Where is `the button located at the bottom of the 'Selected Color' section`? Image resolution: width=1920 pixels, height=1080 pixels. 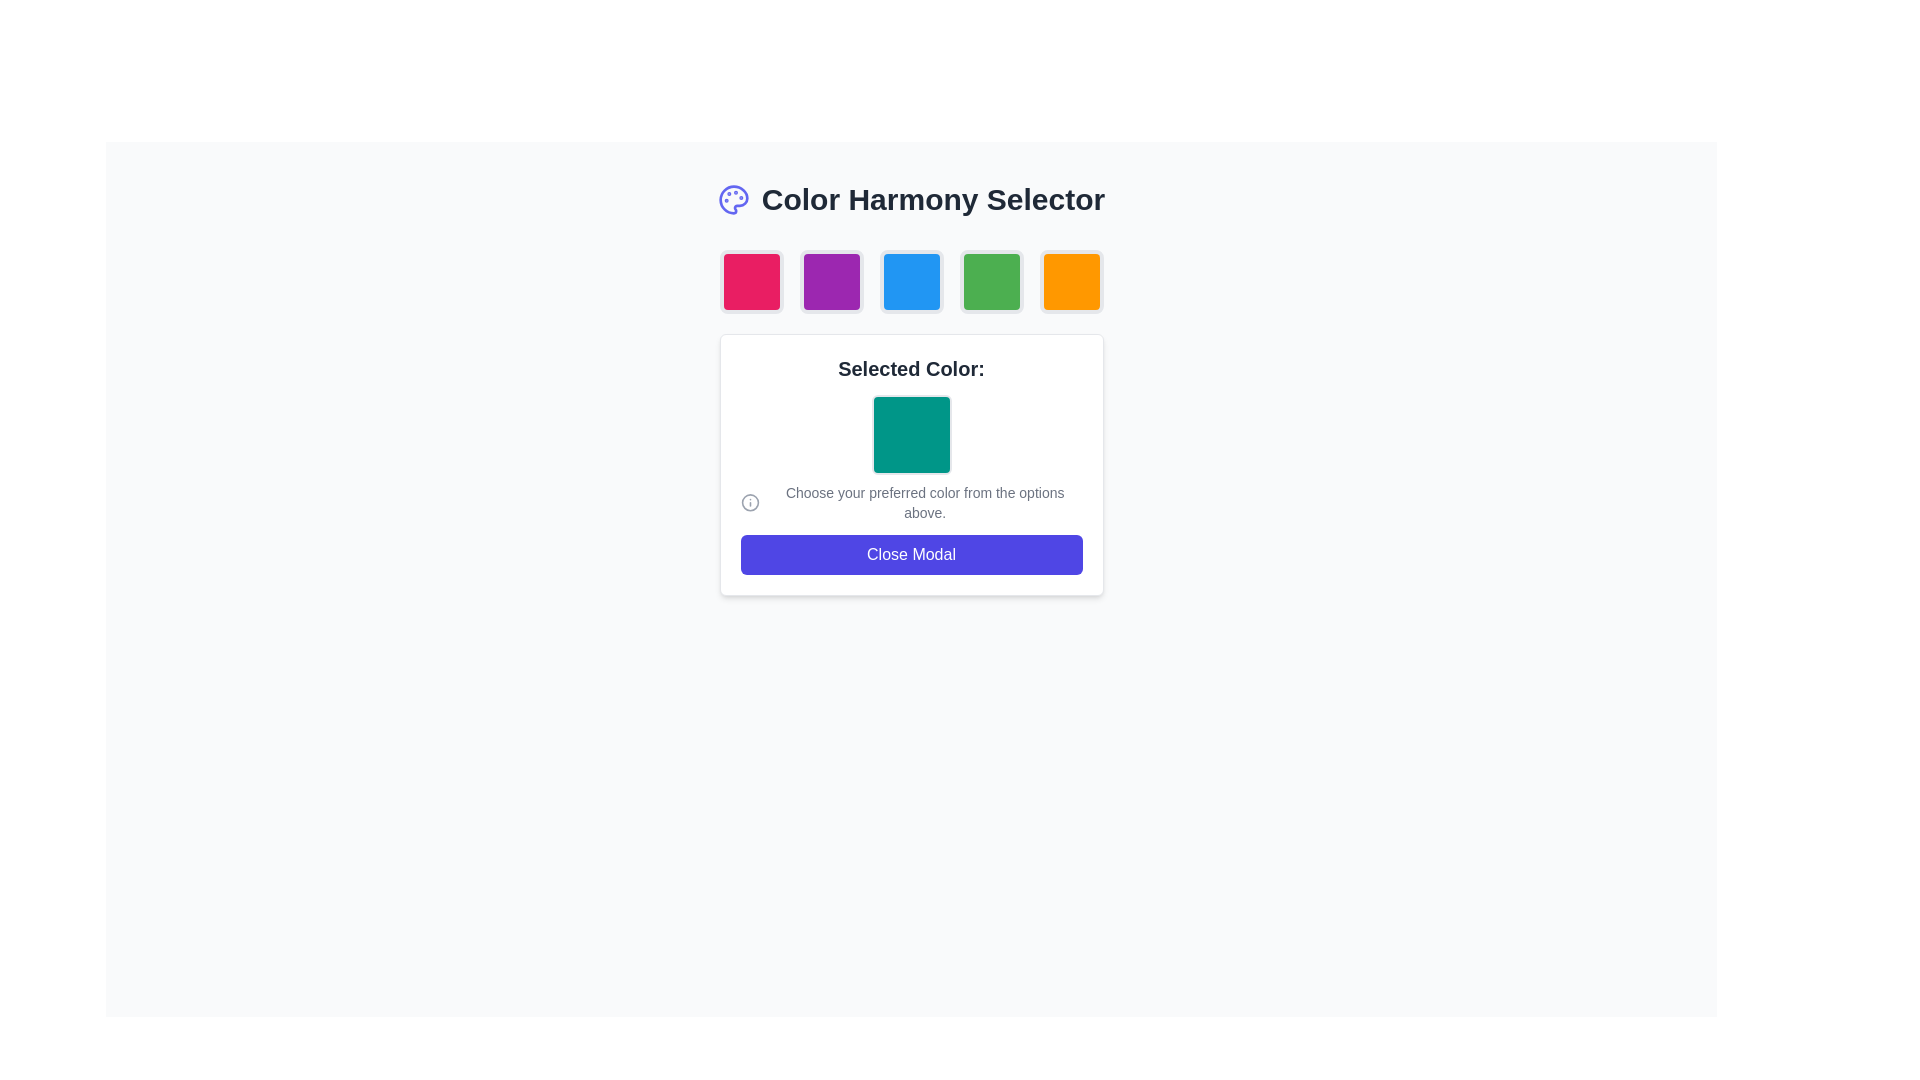 the button located at the bottom of the 'Selected Color' section is located at coordinates (910, 555).